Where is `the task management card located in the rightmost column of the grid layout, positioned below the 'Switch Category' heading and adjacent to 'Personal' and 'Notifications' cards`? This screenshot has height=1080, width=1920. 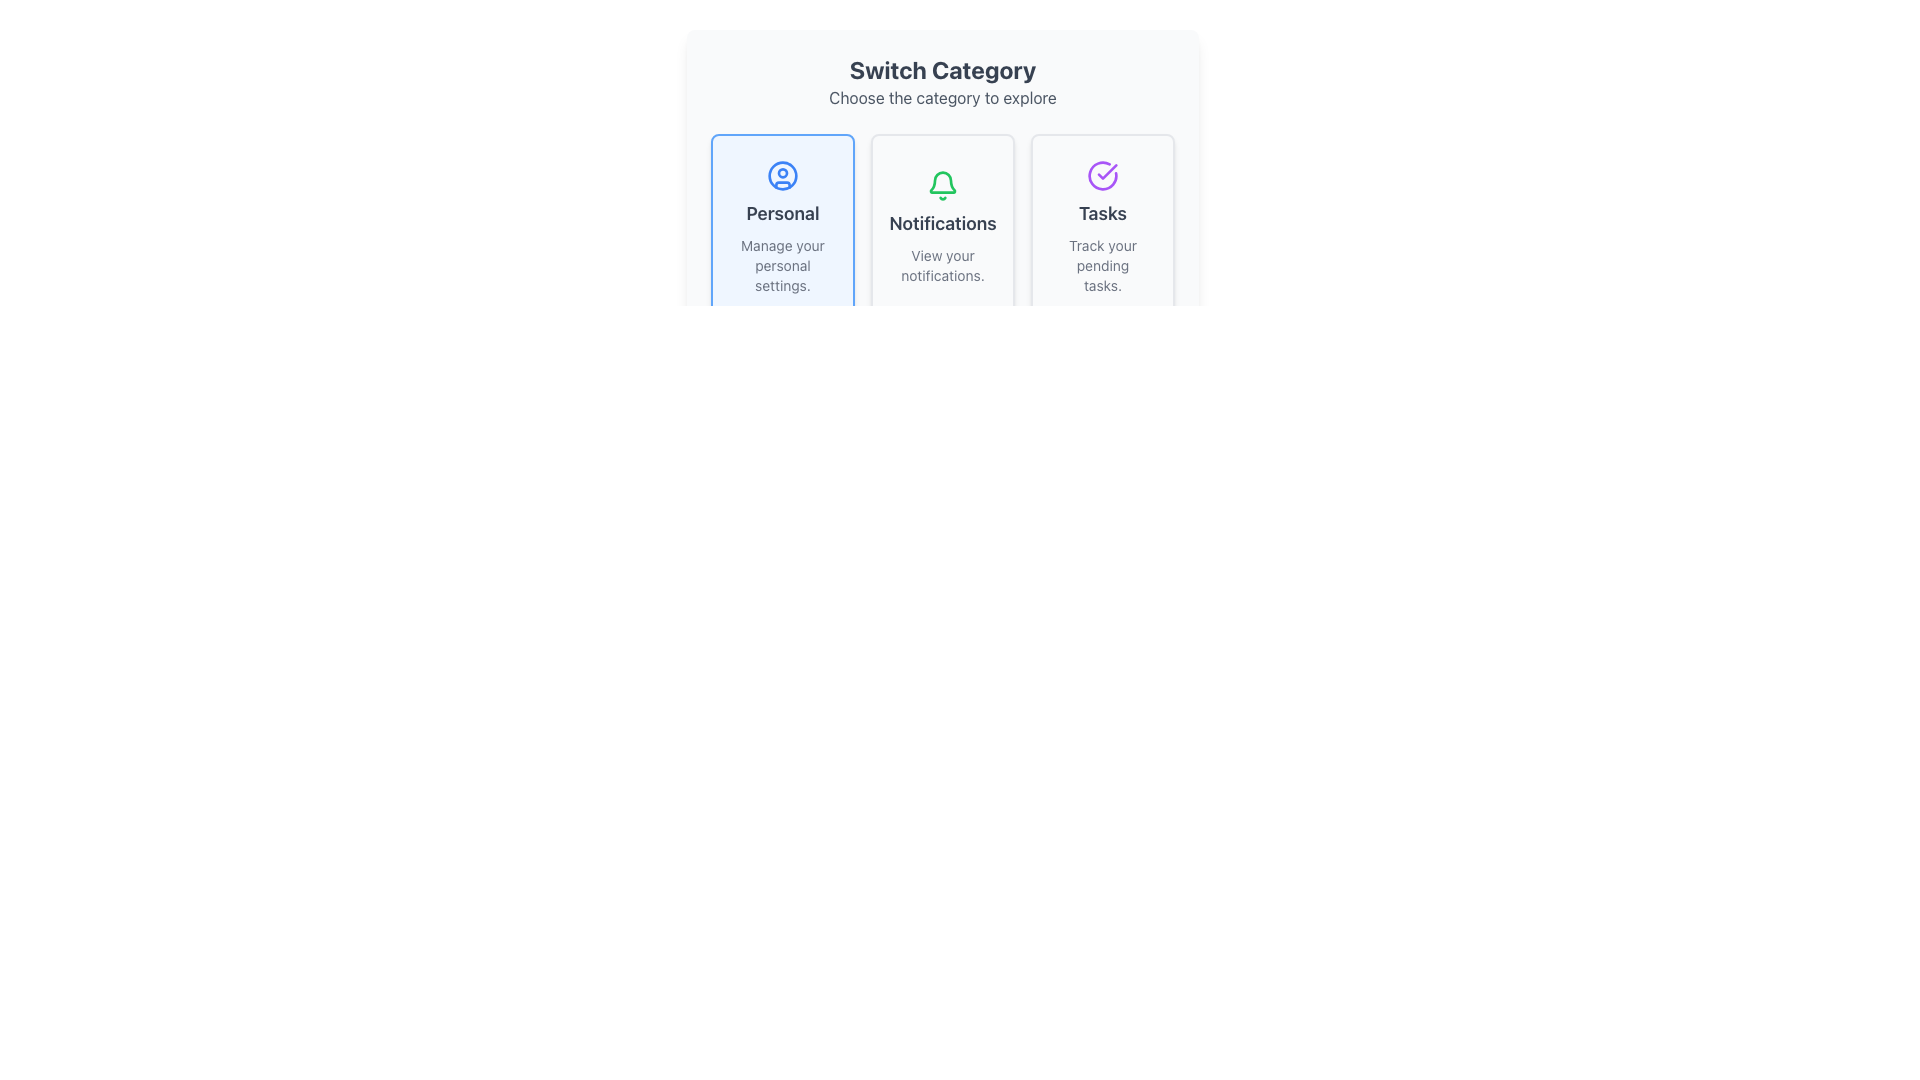 the task management card located in the rightmost column of the grid layout, positioned below the 'Switch Category' heading and adjacent to 'Personal' and 'Notifications' cards is located at coordinates (1102, 226).